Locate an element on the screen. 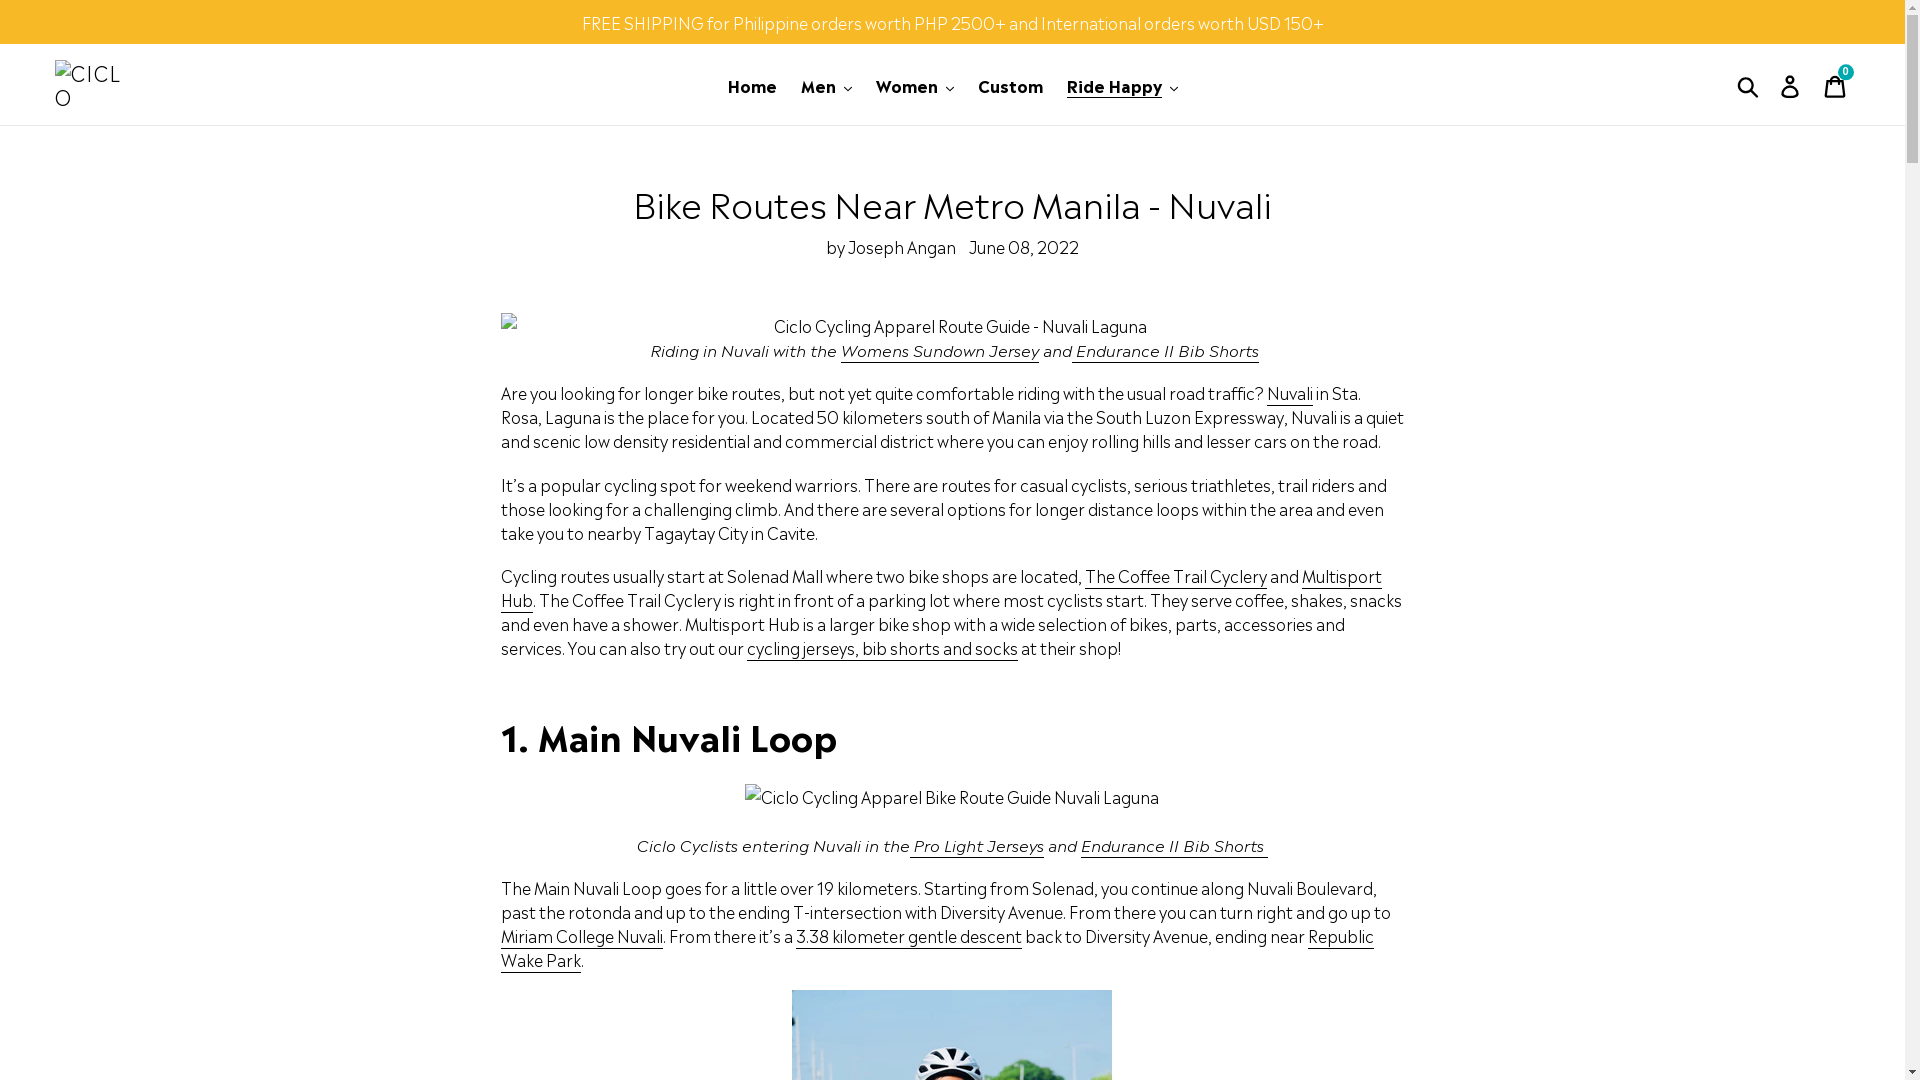 This screenshot has width=1920, height=1080. 'Custom' is located at coordinates (968, 83).